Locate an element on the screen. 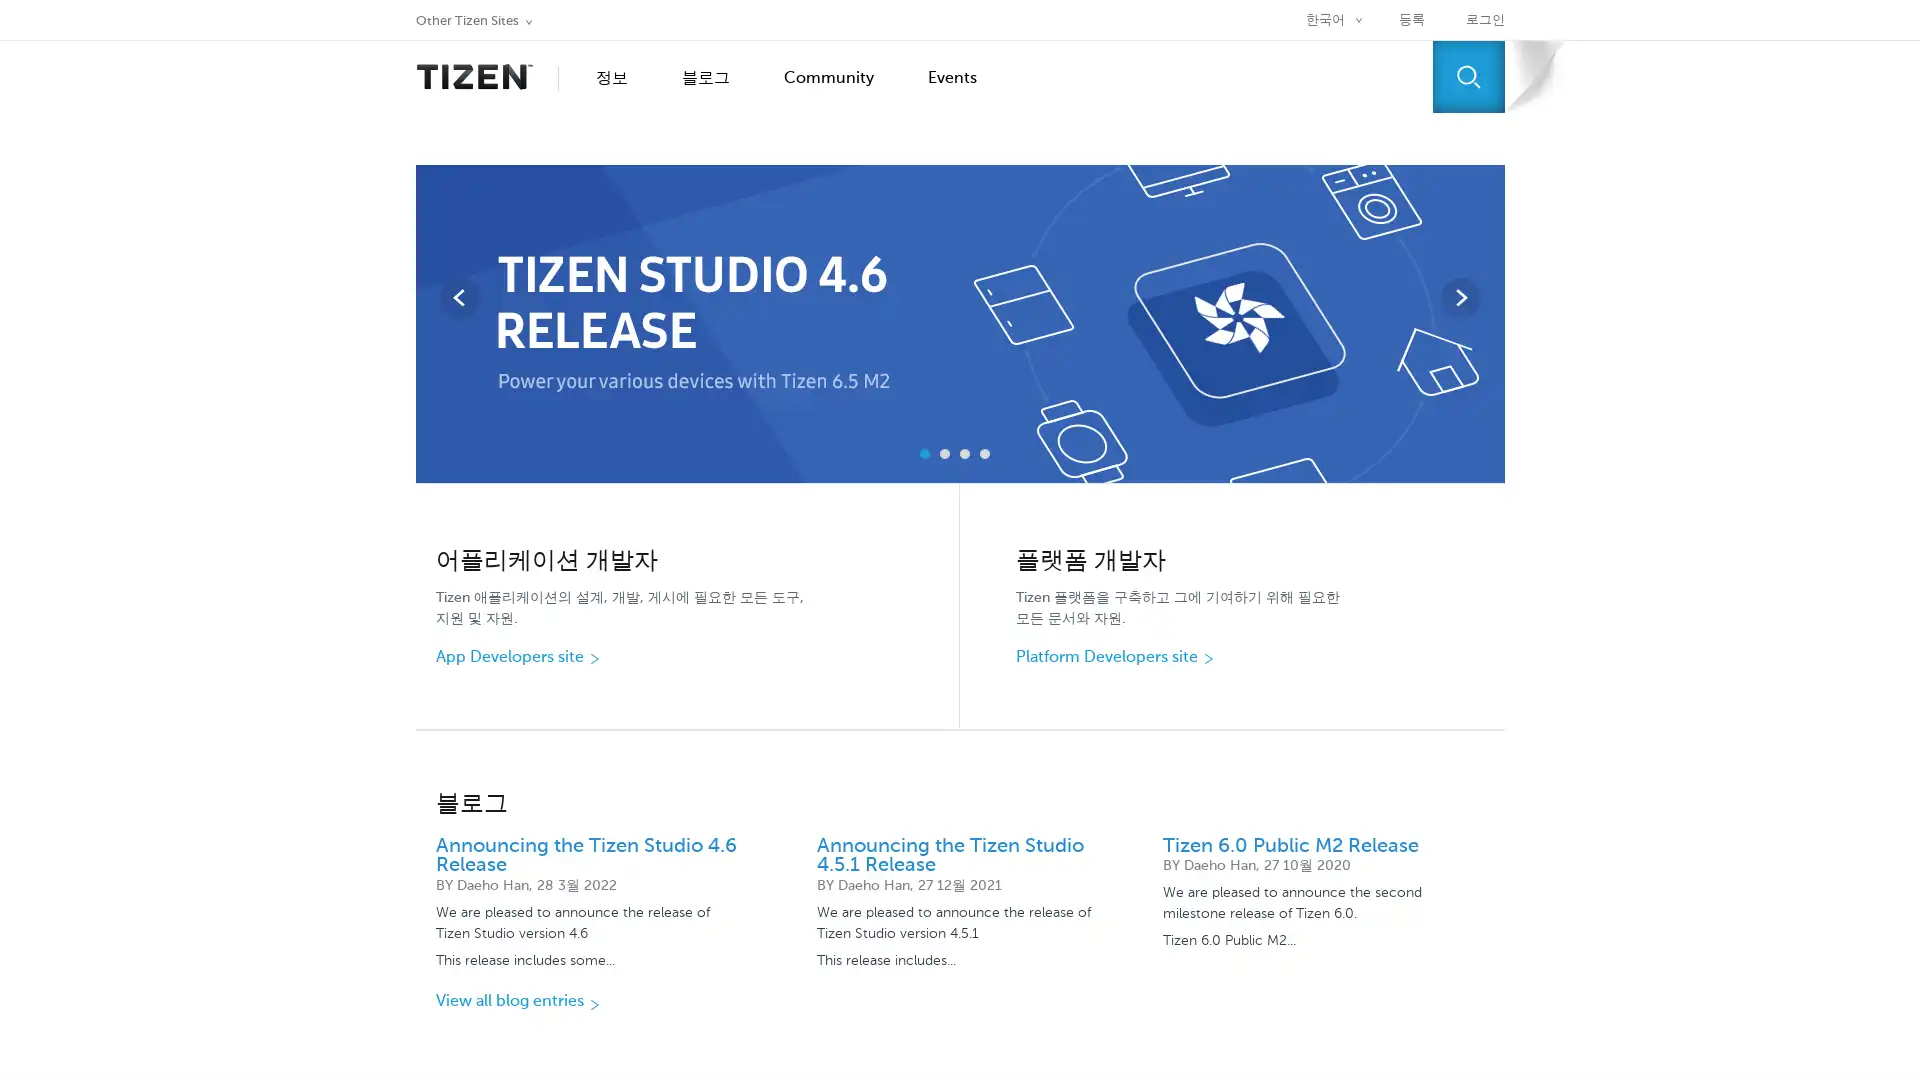 Image resolution: width=1920 pixels, height=1080 pixels. 1 is located at coordinates (924, 454).